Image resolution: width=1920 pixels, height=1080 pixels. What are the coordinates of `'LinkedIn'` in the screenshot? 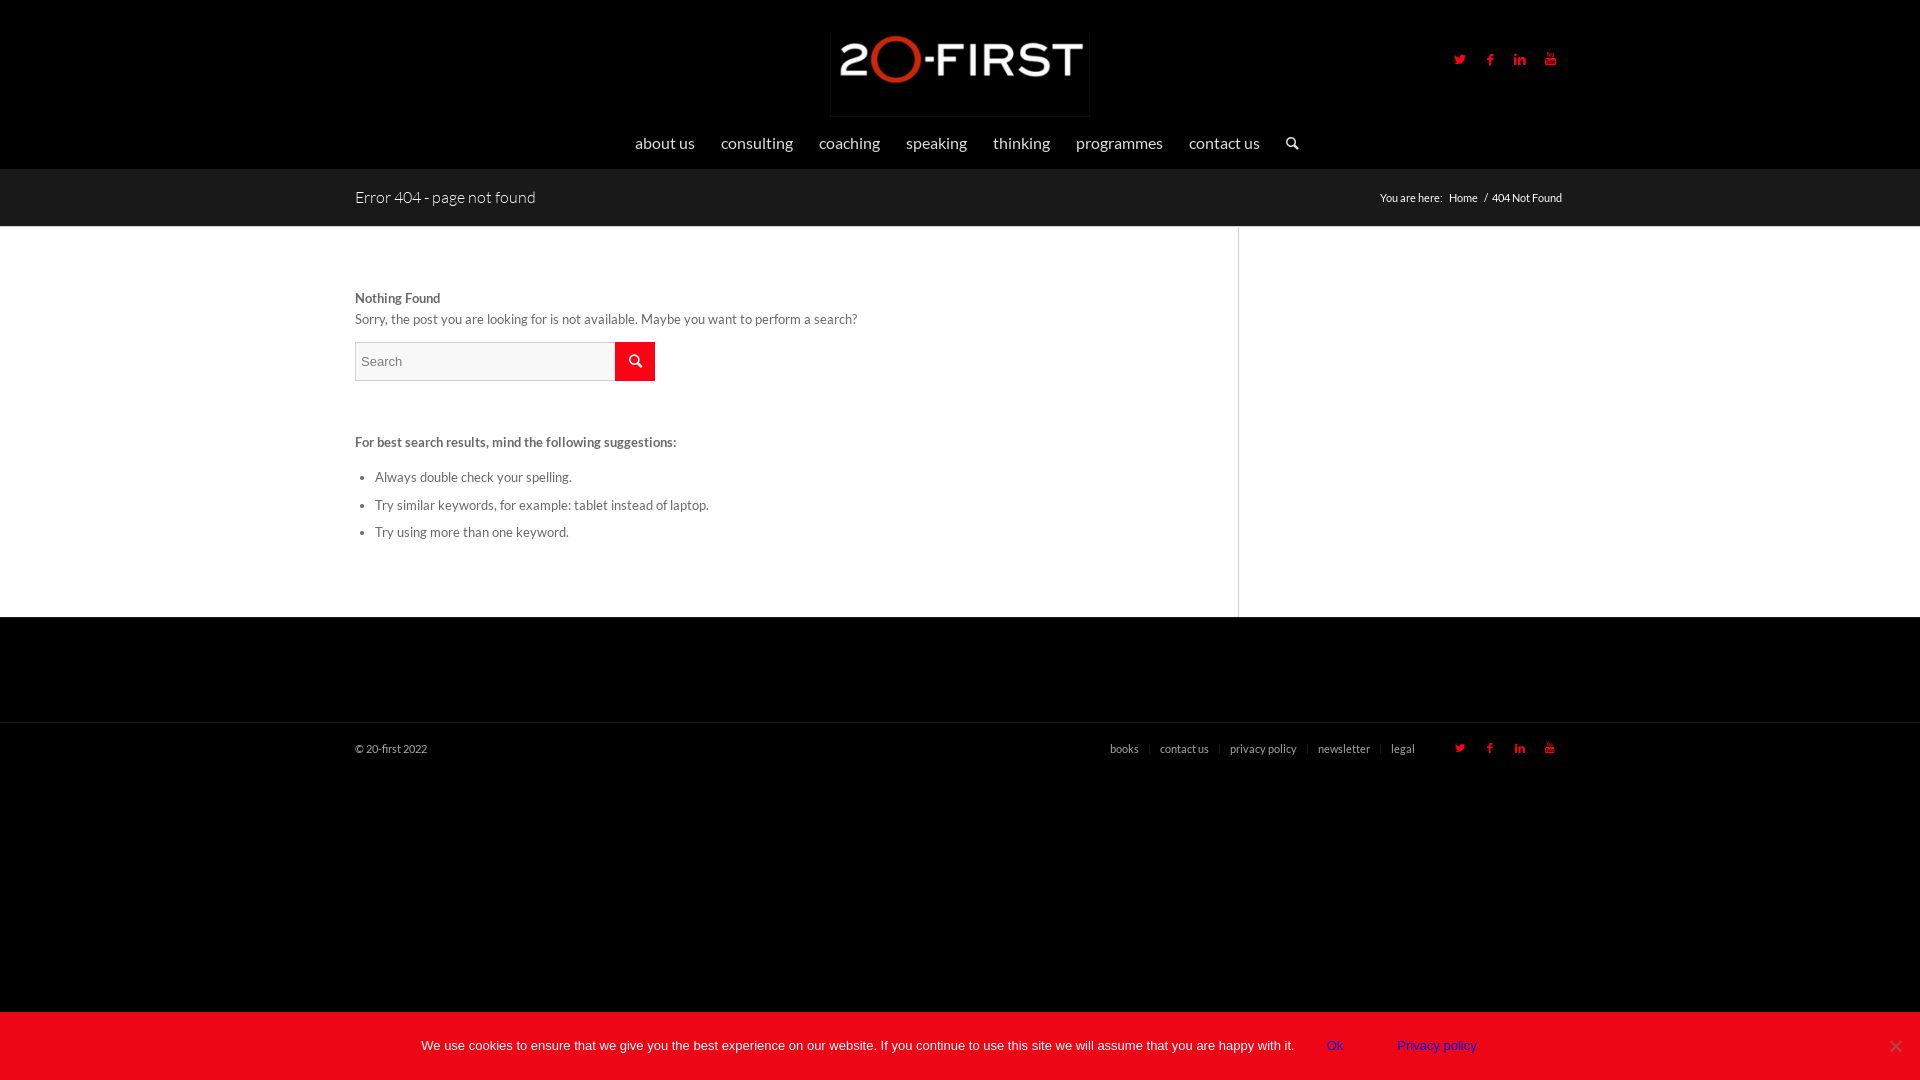 It's located at (1520, 748).